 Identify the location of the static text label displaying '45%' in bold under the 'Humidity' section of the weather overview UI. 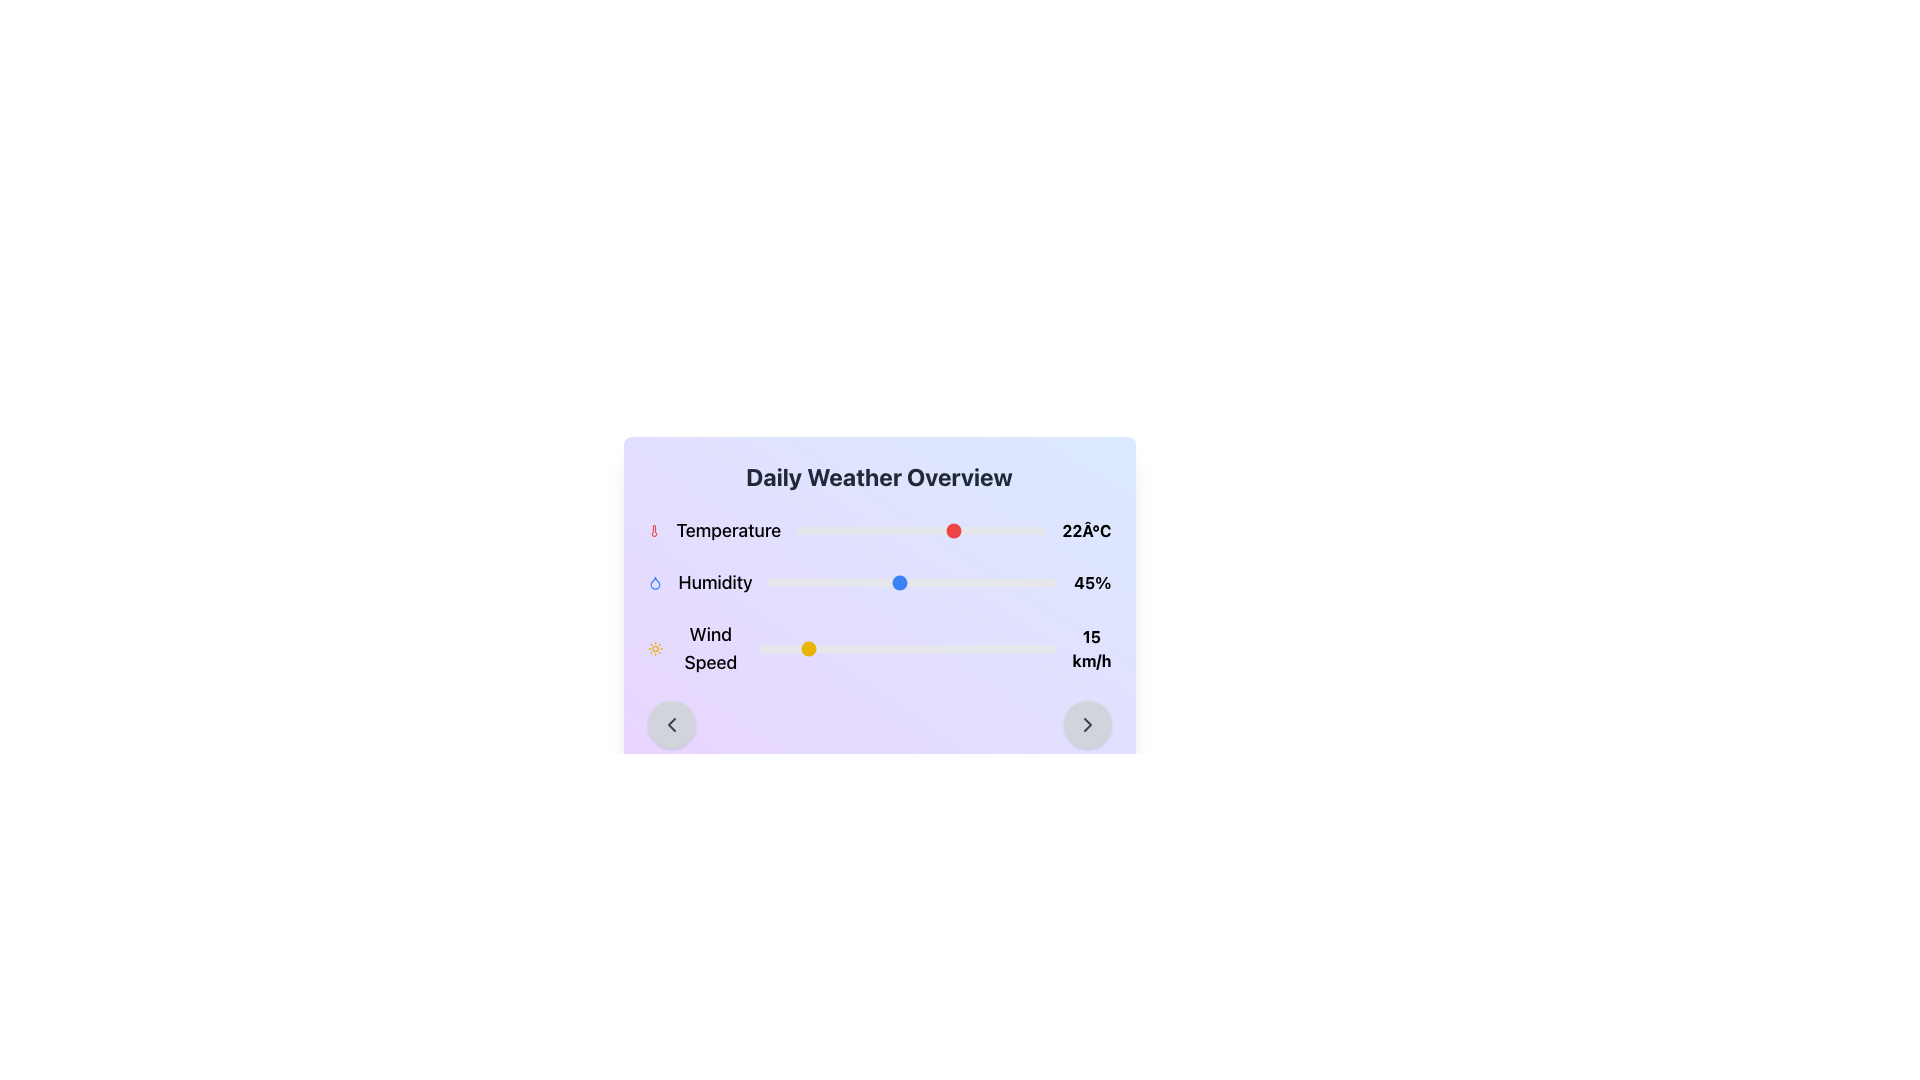
(1091, 582).